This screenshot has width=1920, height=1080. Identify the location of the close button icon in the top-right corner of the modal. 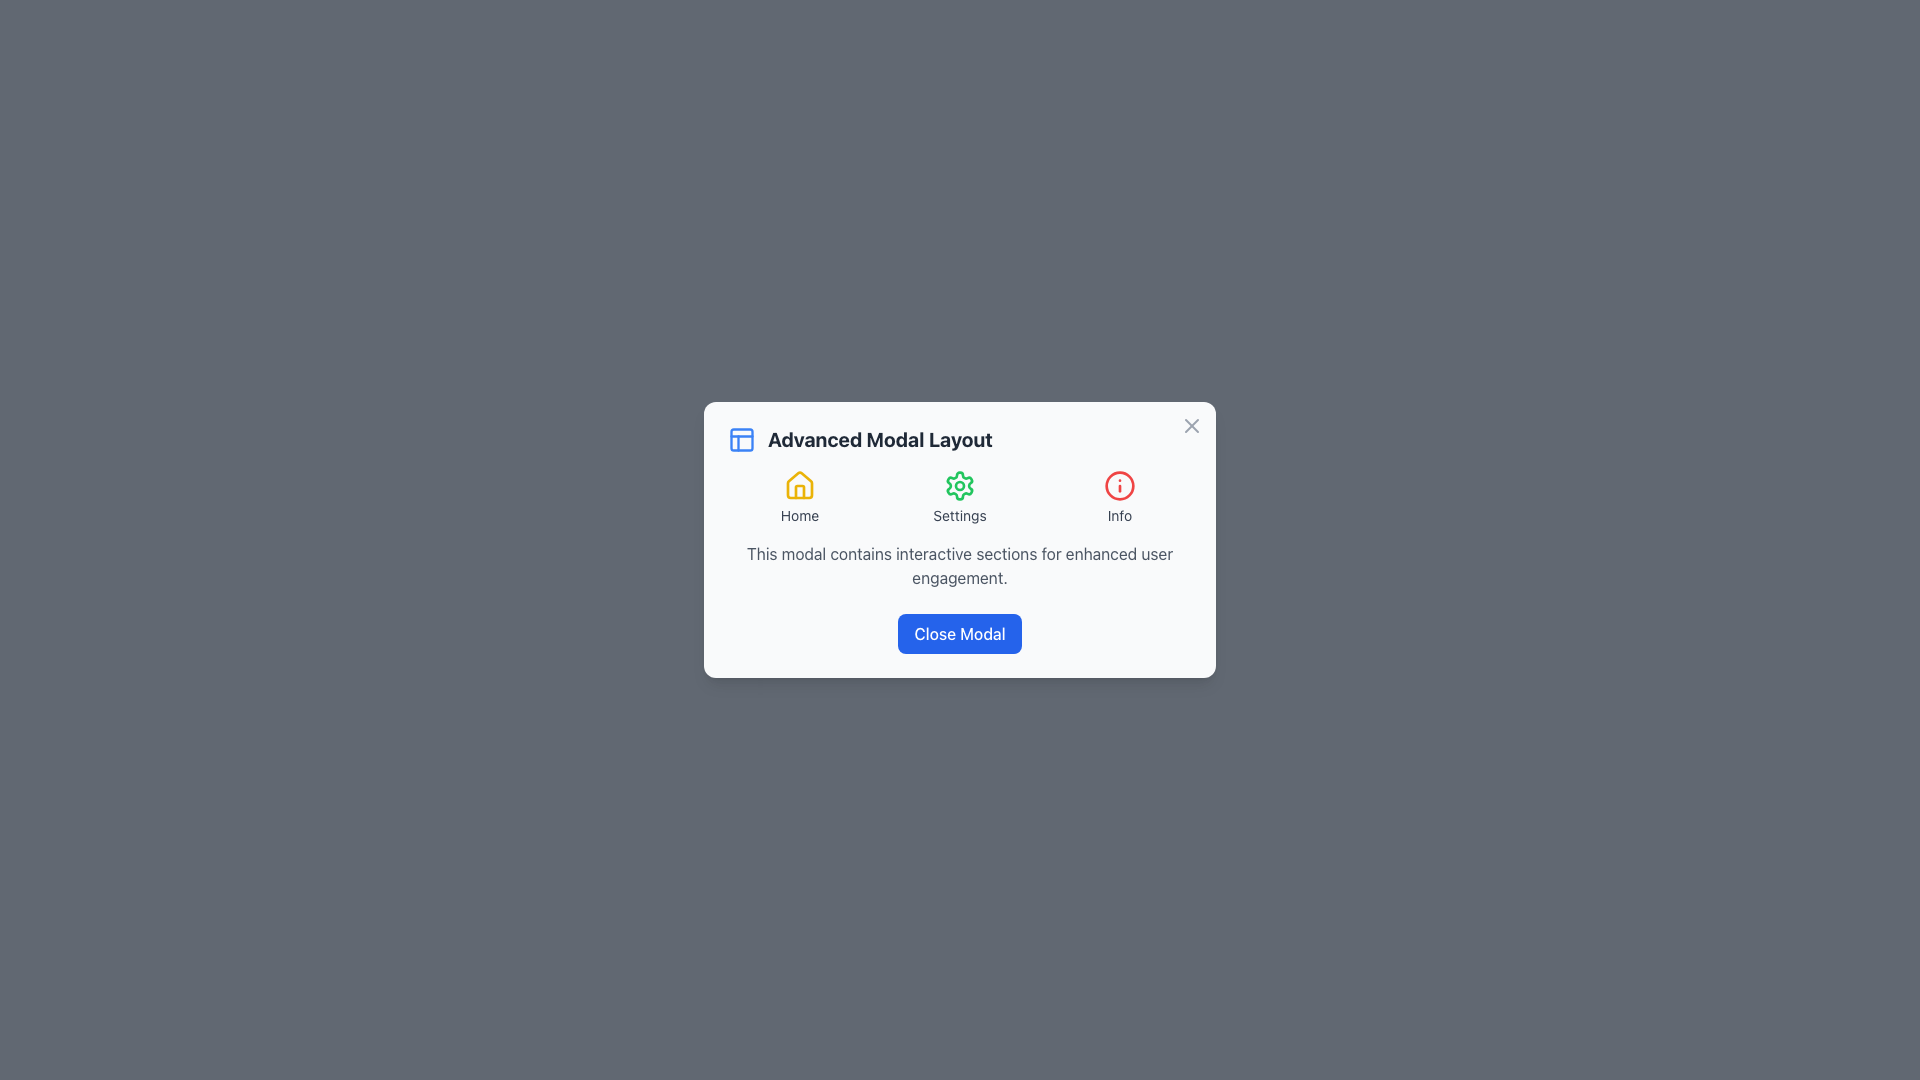
(1191, 424).